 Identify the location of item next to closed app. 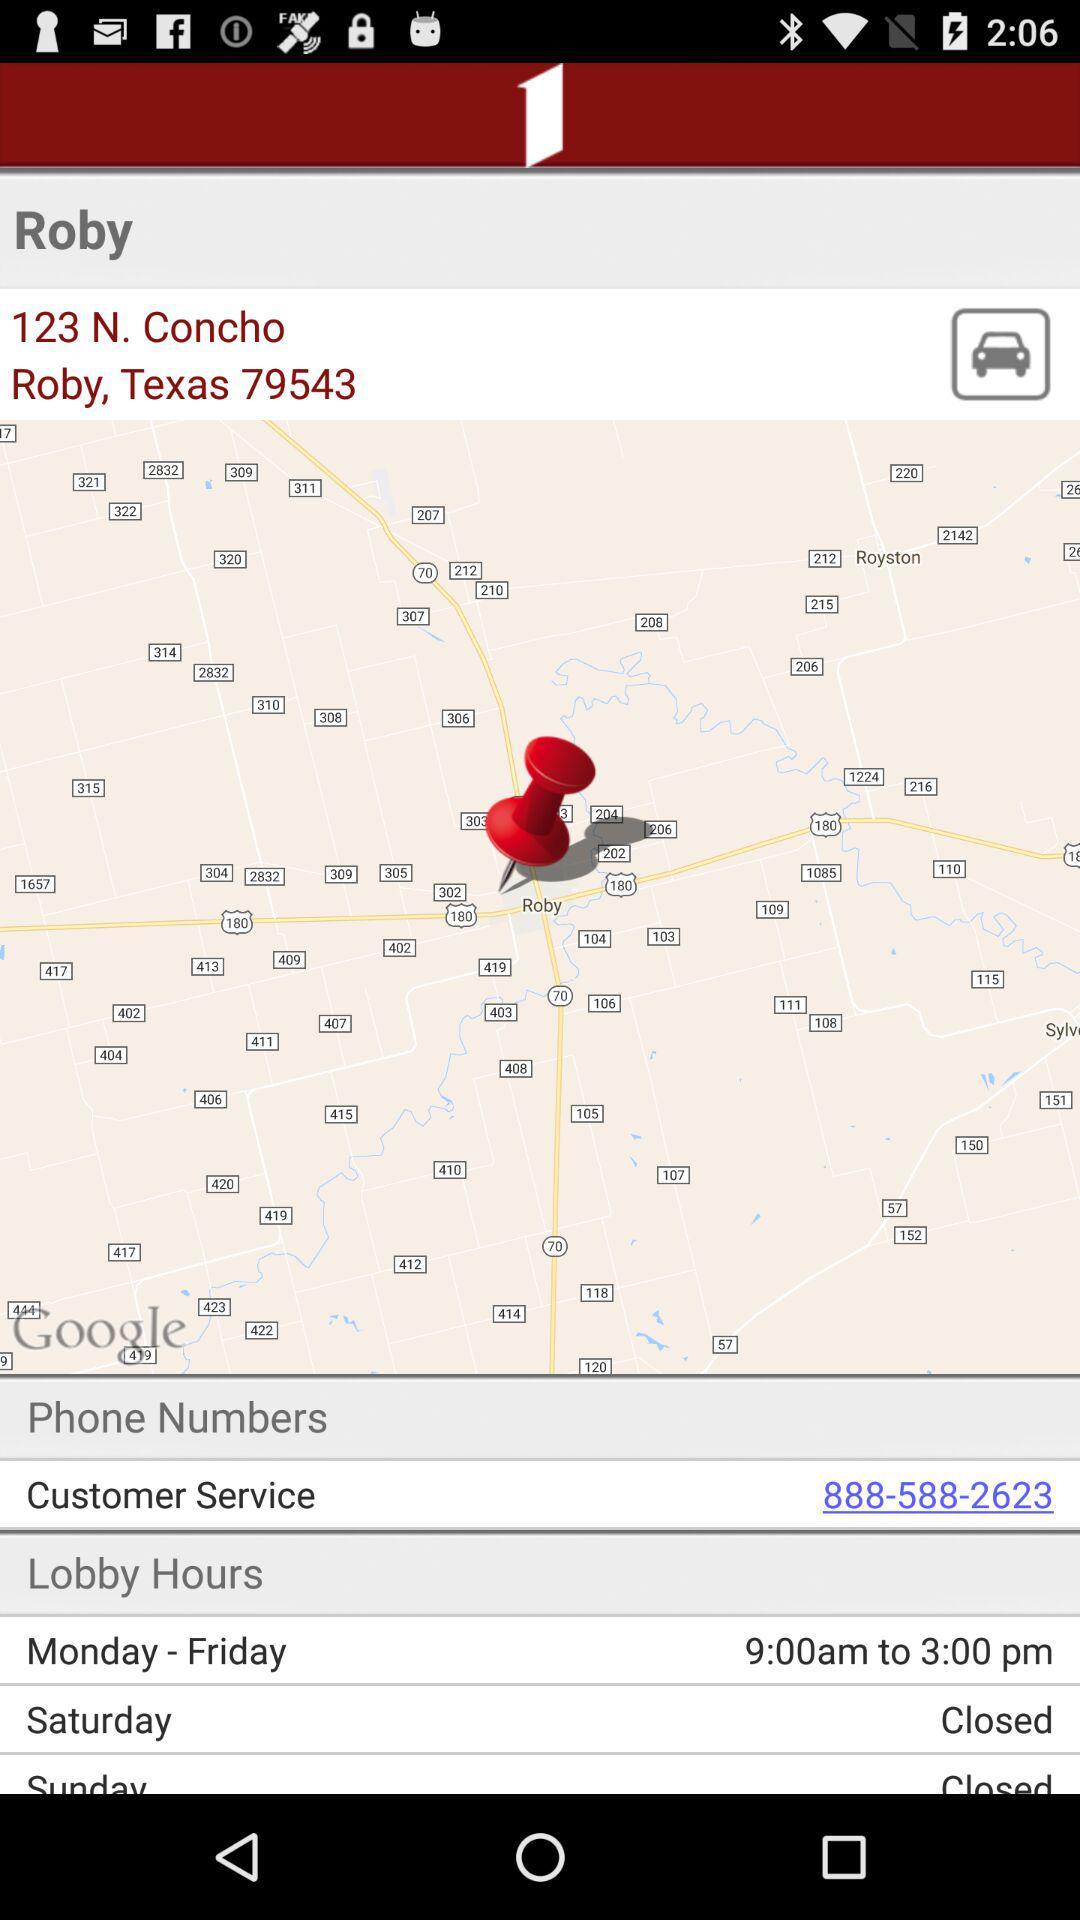
(285, 1778).